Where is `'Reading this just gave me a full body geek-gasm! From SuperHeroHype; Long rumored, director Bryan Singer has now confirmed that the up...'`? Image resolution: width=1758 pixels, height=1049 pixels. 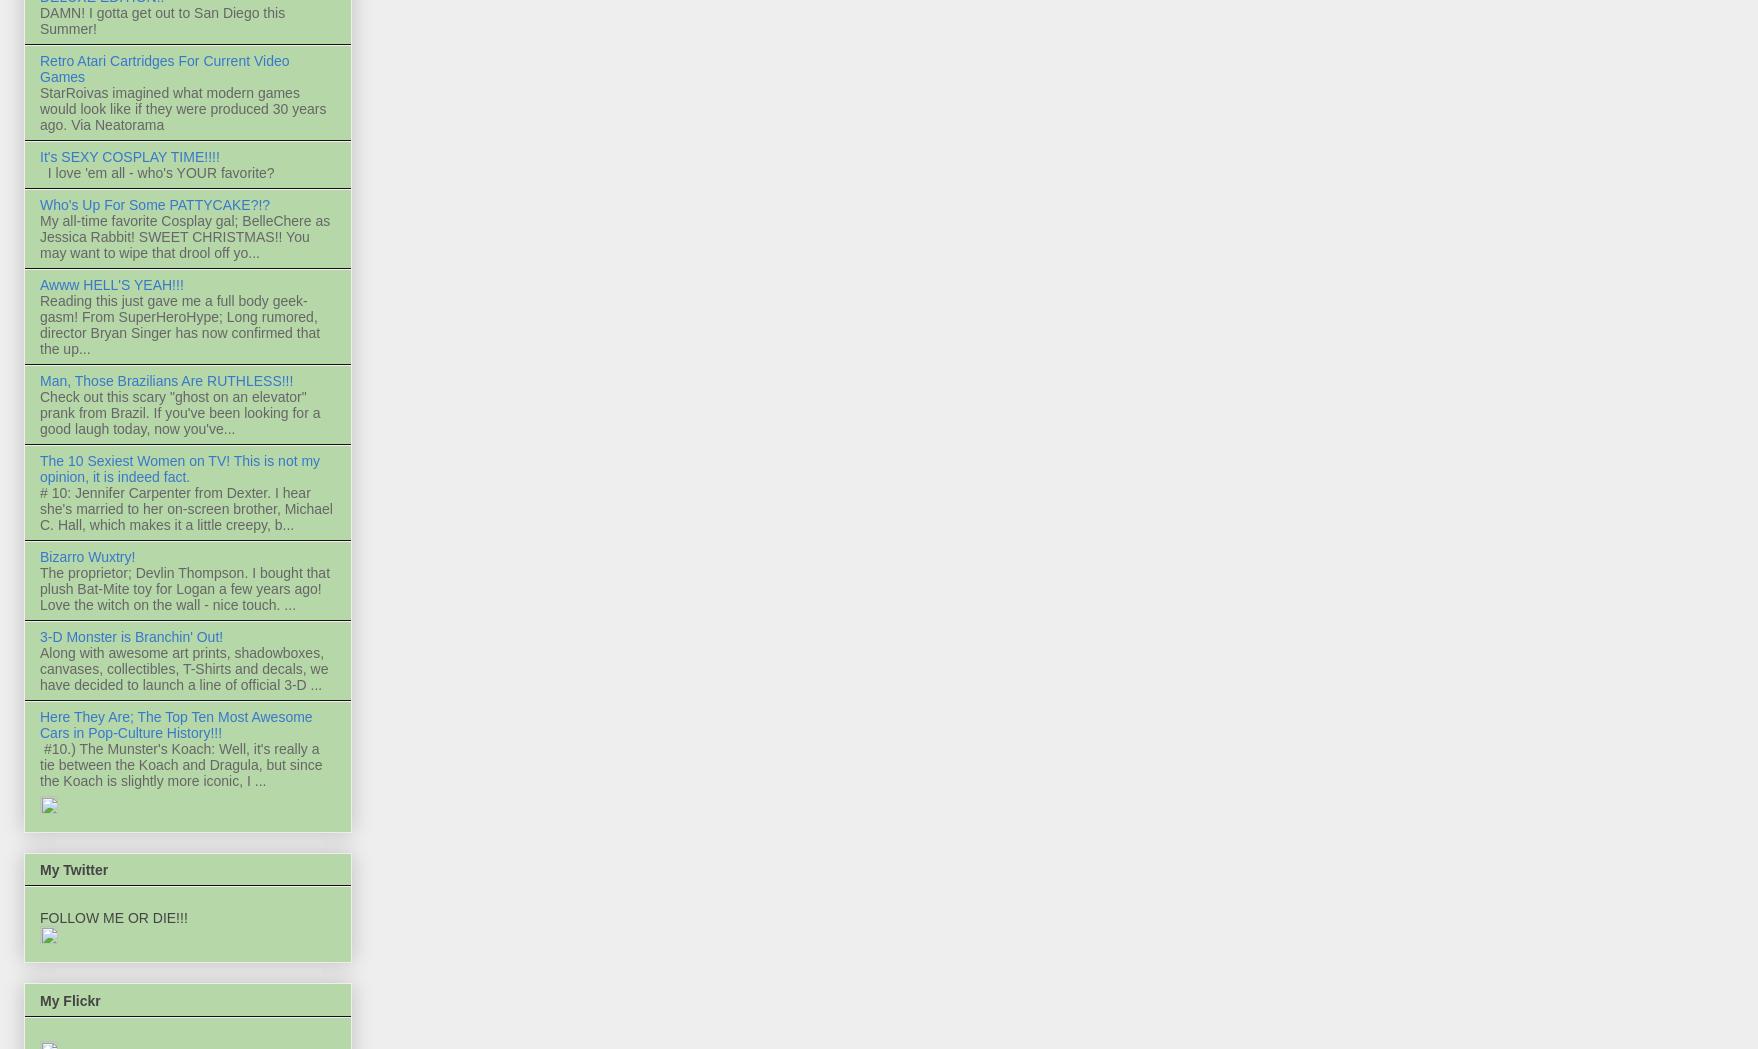
'Reading this just gave me a full body geek-gasm! From SuperHeroHype; Long rumored, director Bryan Singer has now confirmed that the up...' is located at coordinates (40, 323).